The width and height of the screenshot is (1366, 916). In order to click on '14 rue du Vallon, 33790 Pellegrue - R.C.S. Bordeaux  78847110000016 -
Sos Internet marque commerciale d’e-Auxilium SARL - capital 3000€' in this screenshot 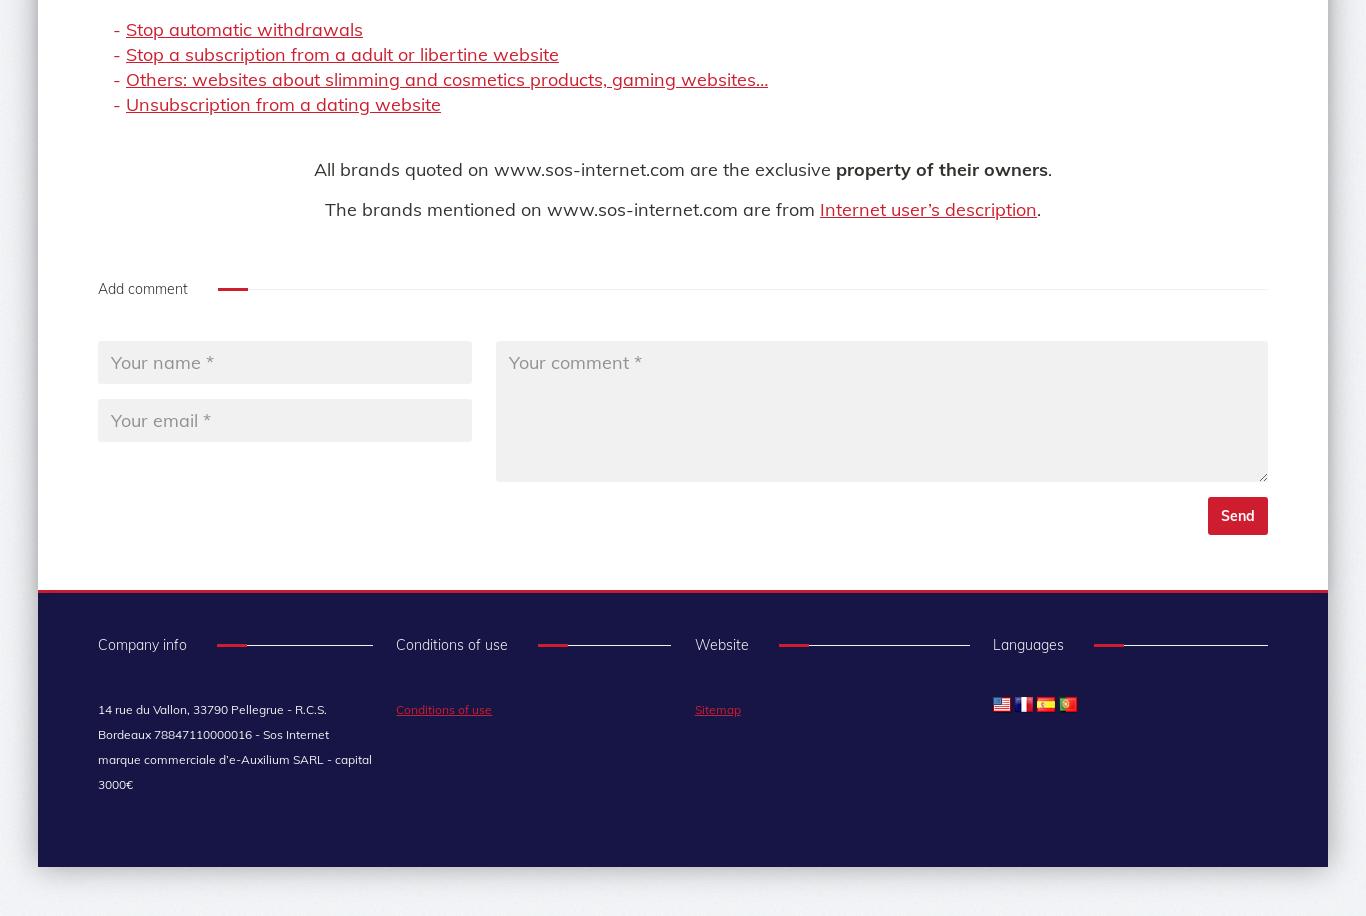, I will do `click(97, 745)`.